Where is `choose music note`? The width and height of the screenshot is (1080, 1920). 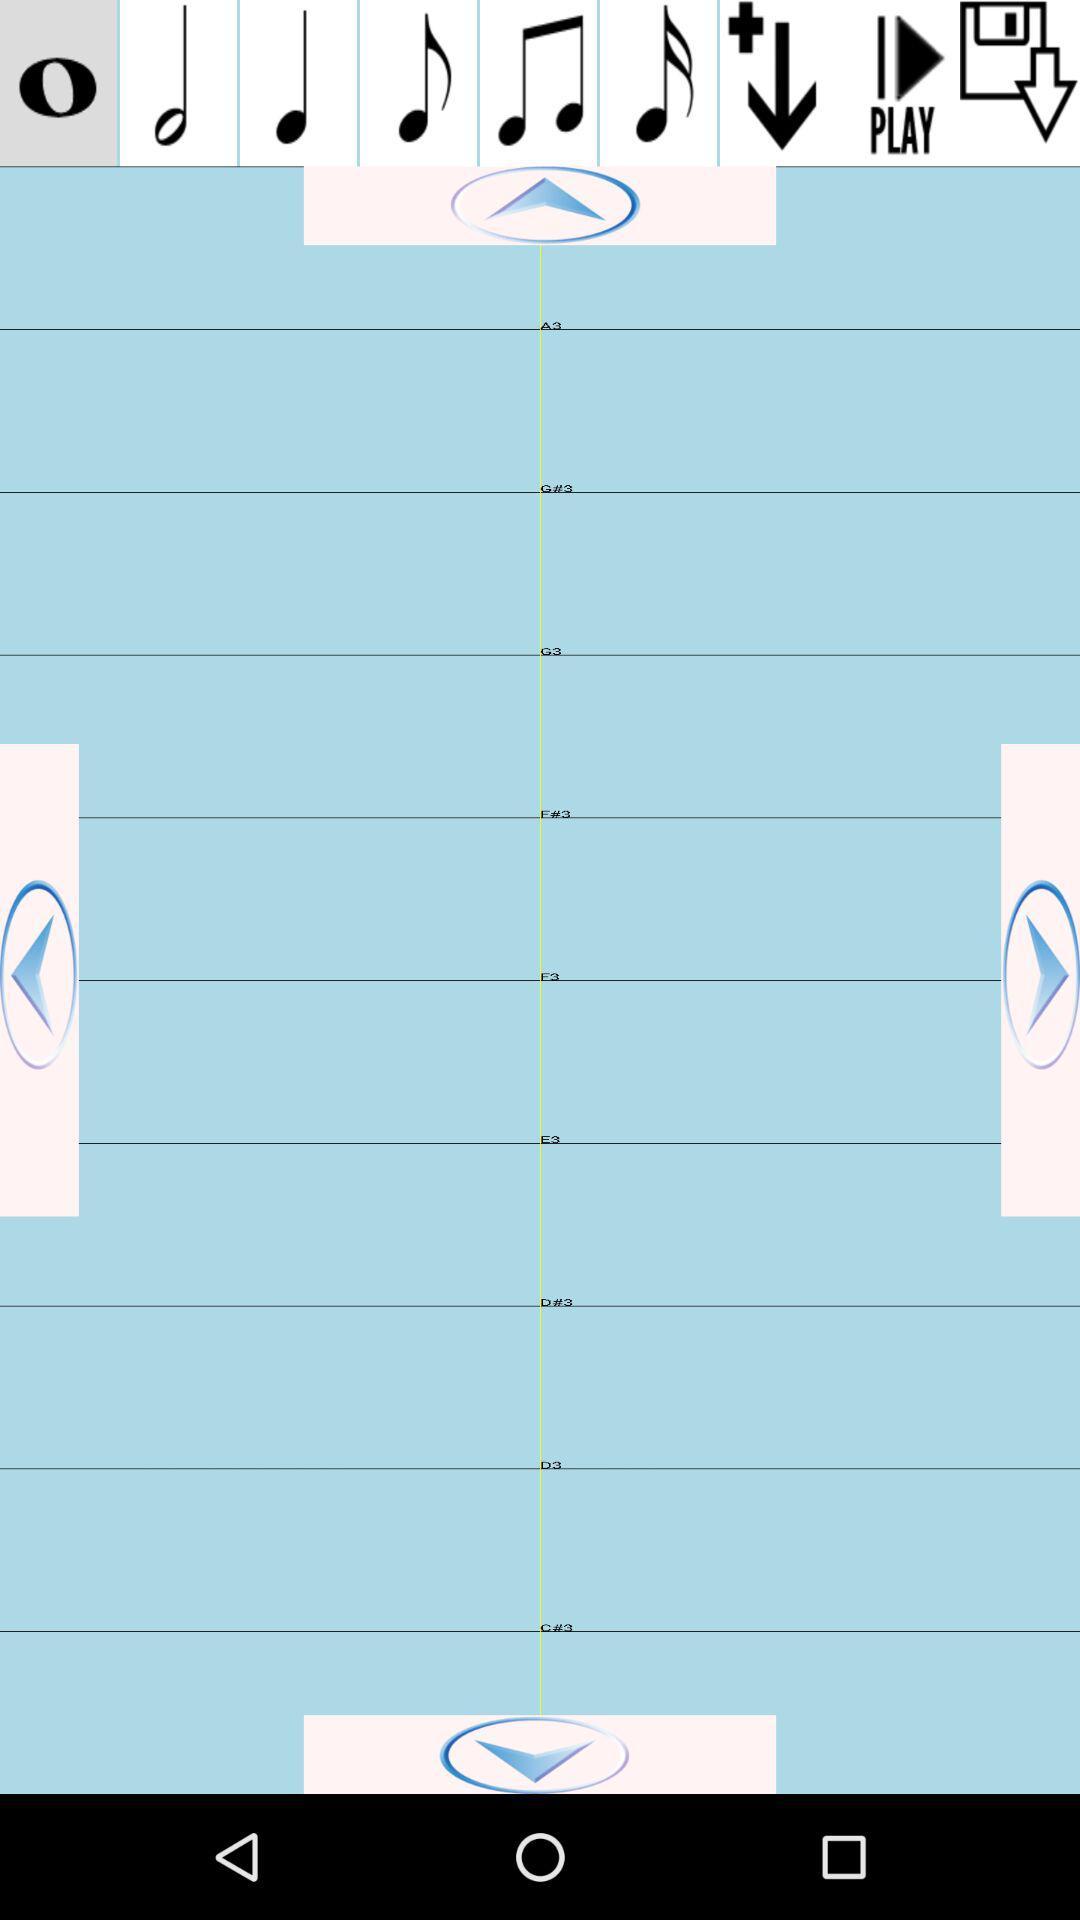
choose music note is located at coordinates (417, 82).